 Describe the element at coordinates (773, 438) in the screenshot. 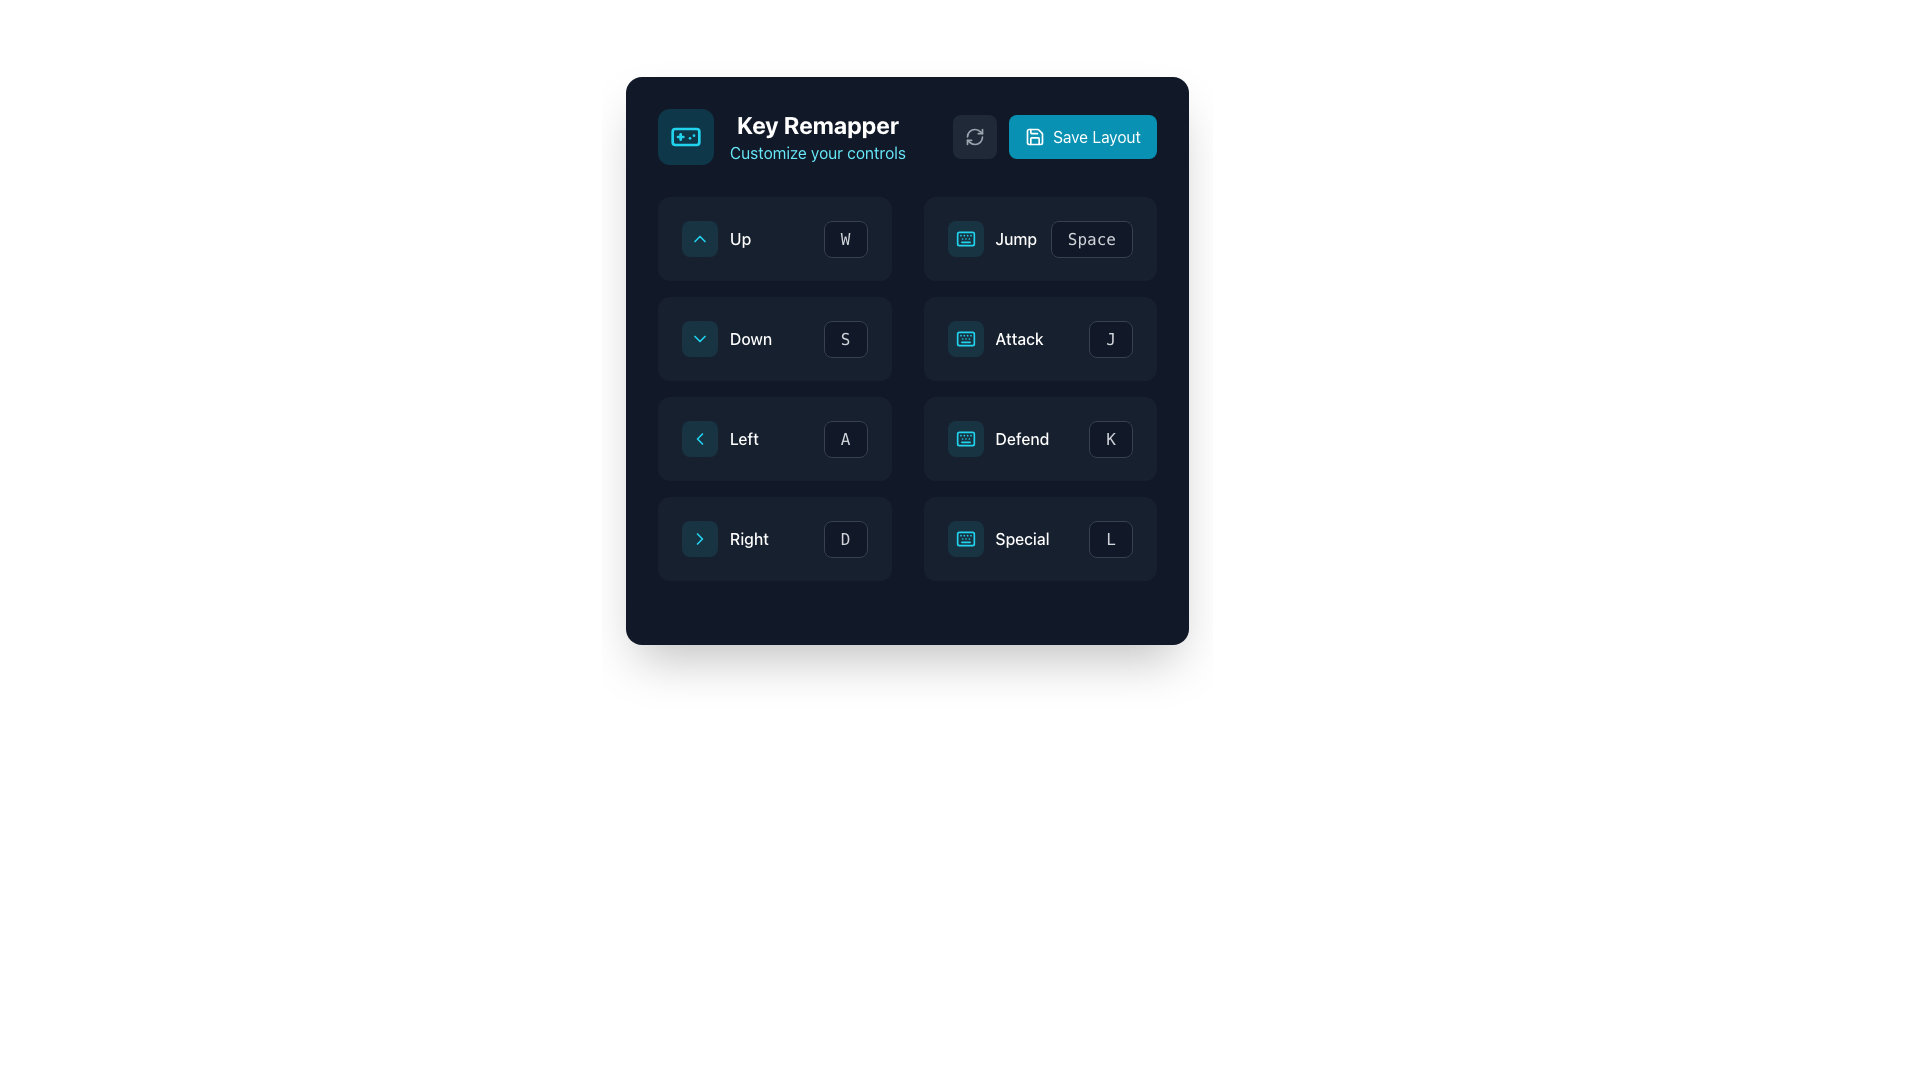

I see `a new key onto the Key binding display/input field for the 'Left' command` at that location.